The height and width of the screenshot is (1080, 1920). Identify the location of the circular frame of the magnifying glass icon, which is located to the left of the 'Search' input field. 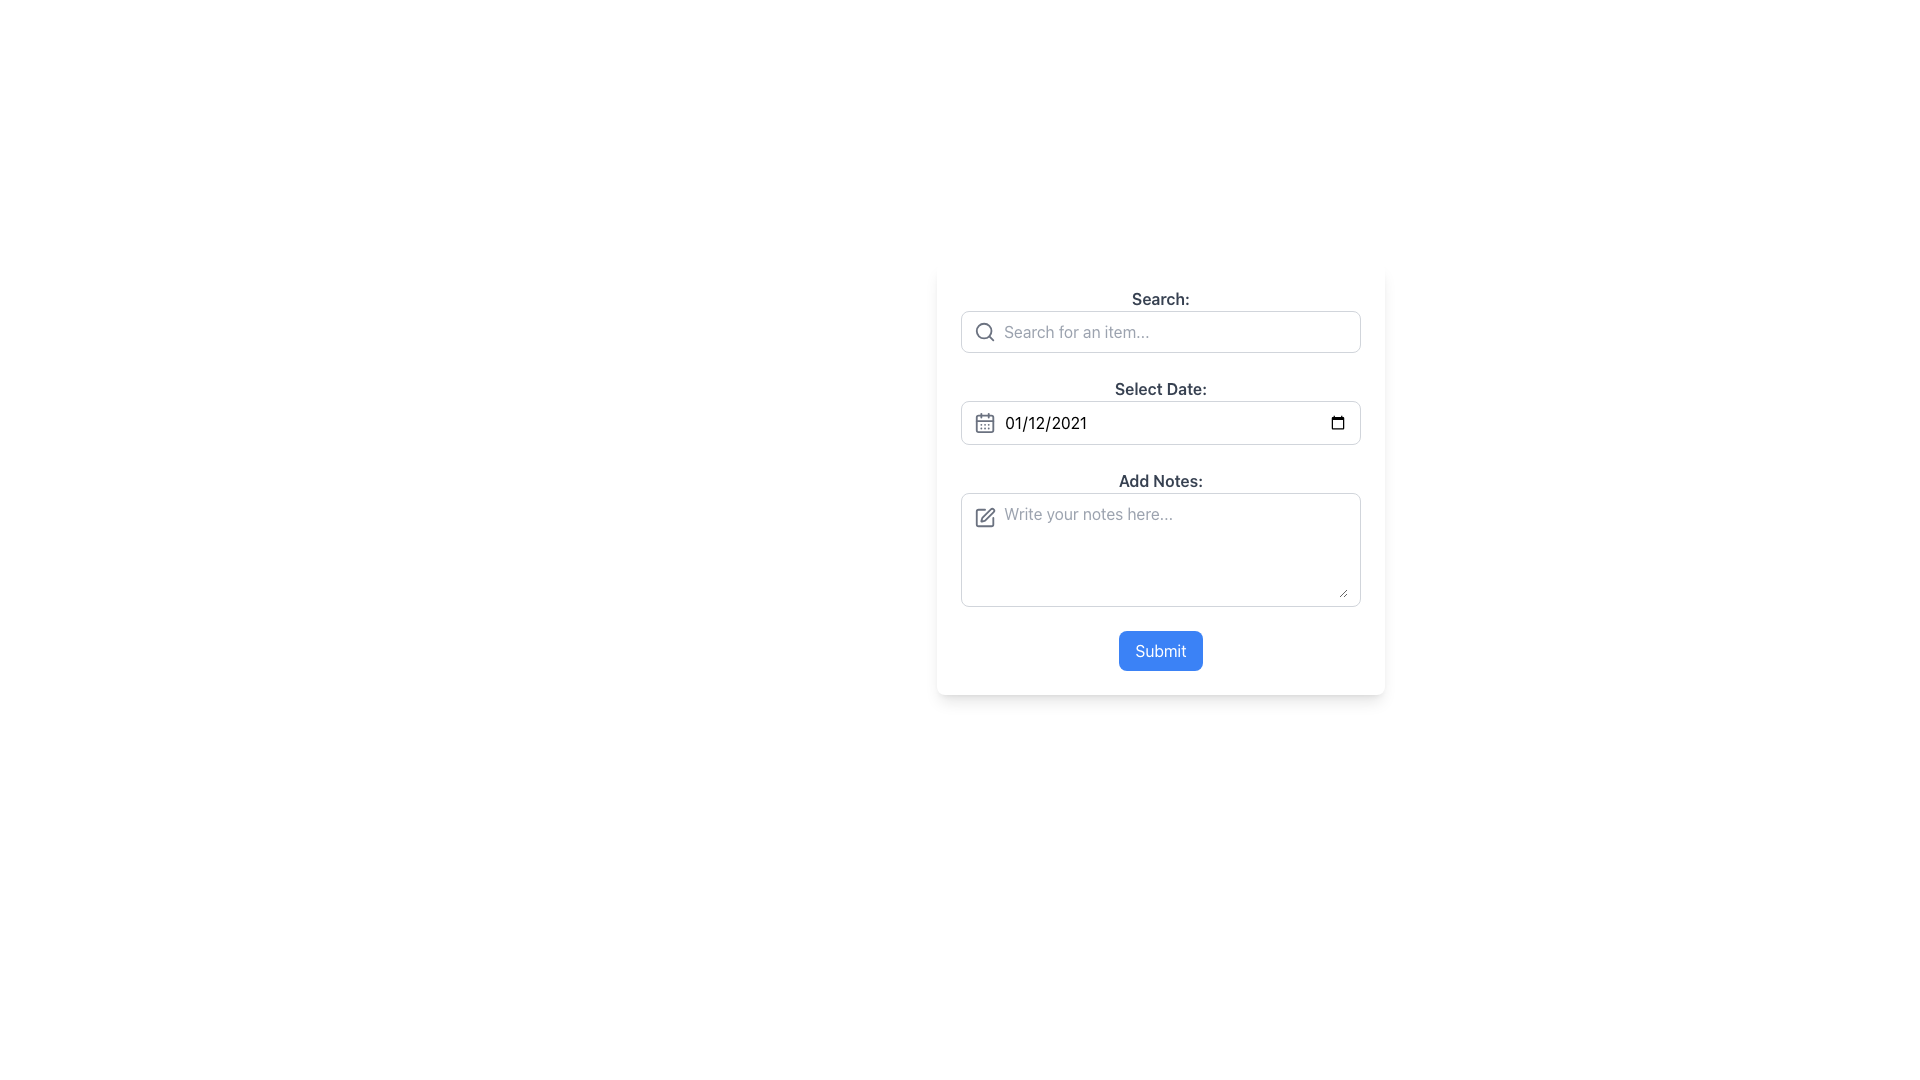
(984, 330).